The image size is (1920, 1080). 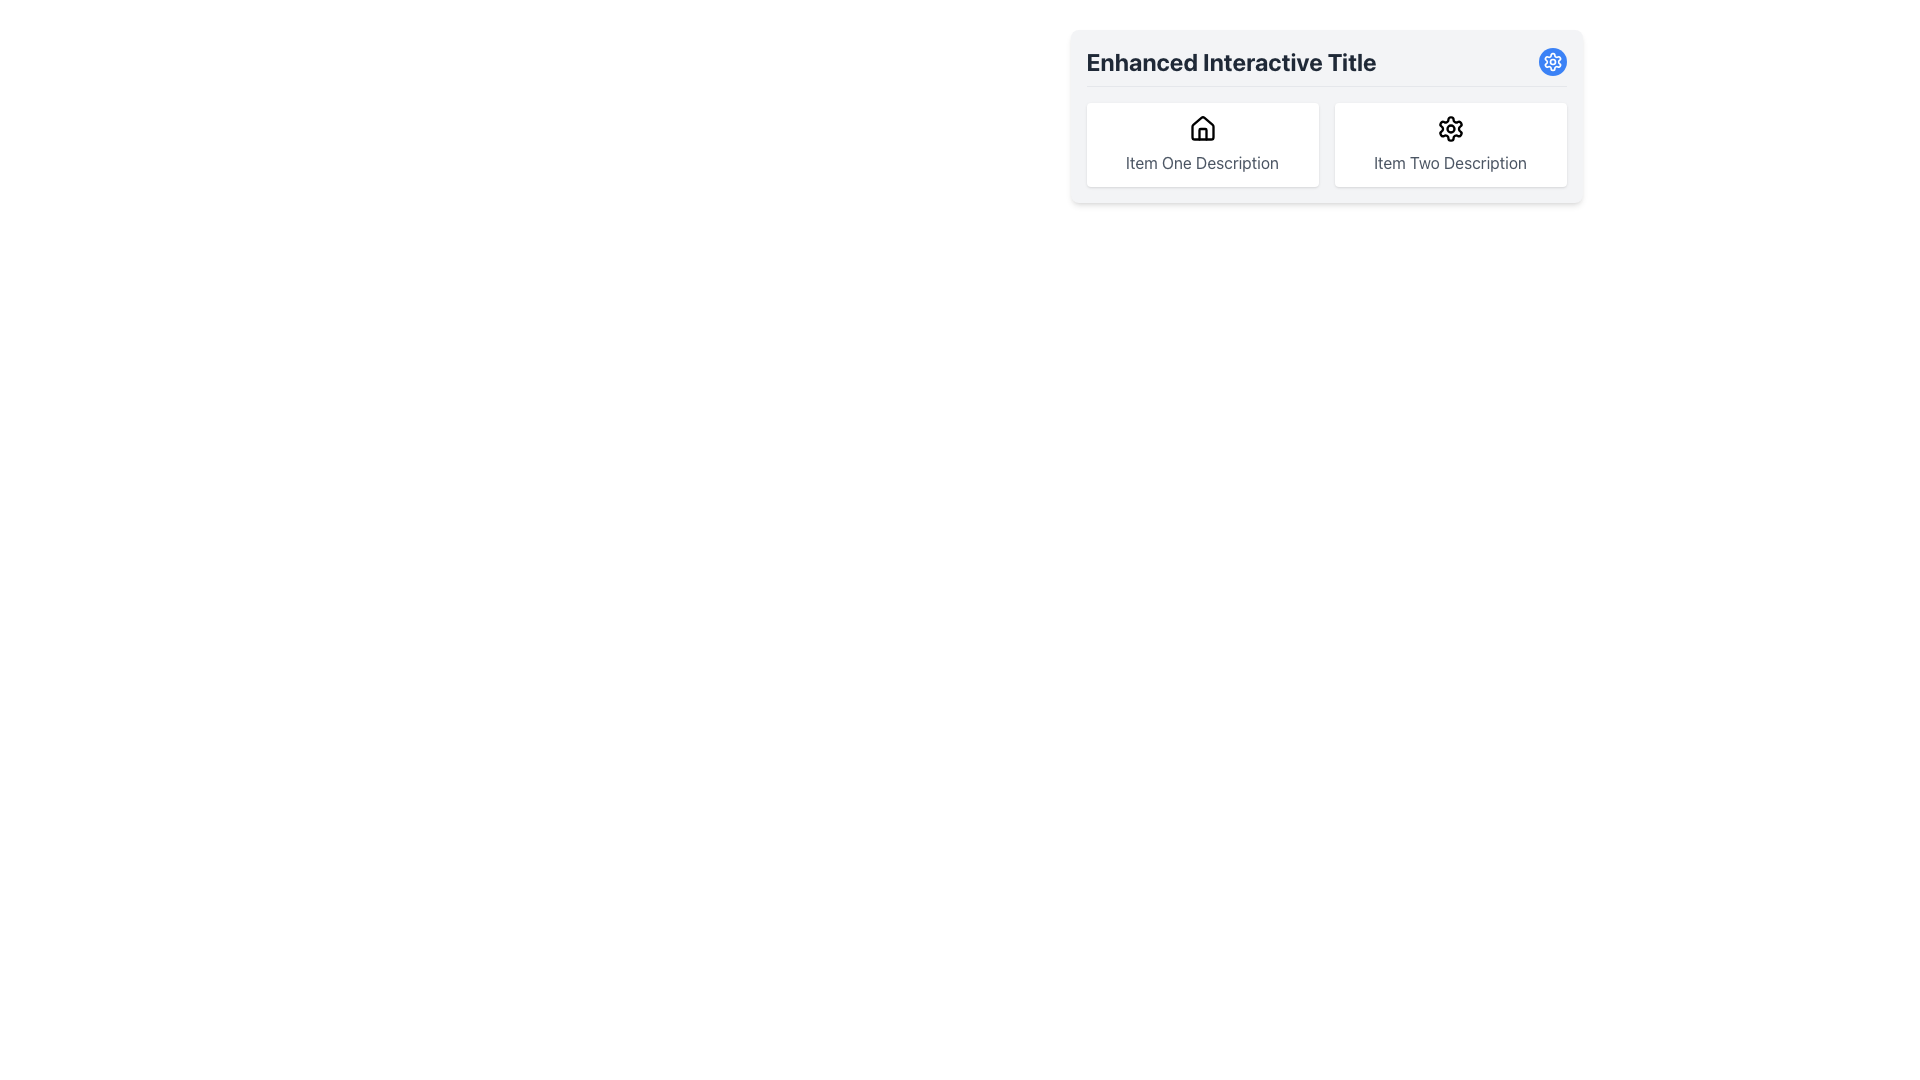 What do you see at coordinates (1450, 128) in the screenshot?
I see `the cogwheel icon button located in the upper right corner of the 'Enhanced Interactive Title' card` at bounding box center [1450, 128].